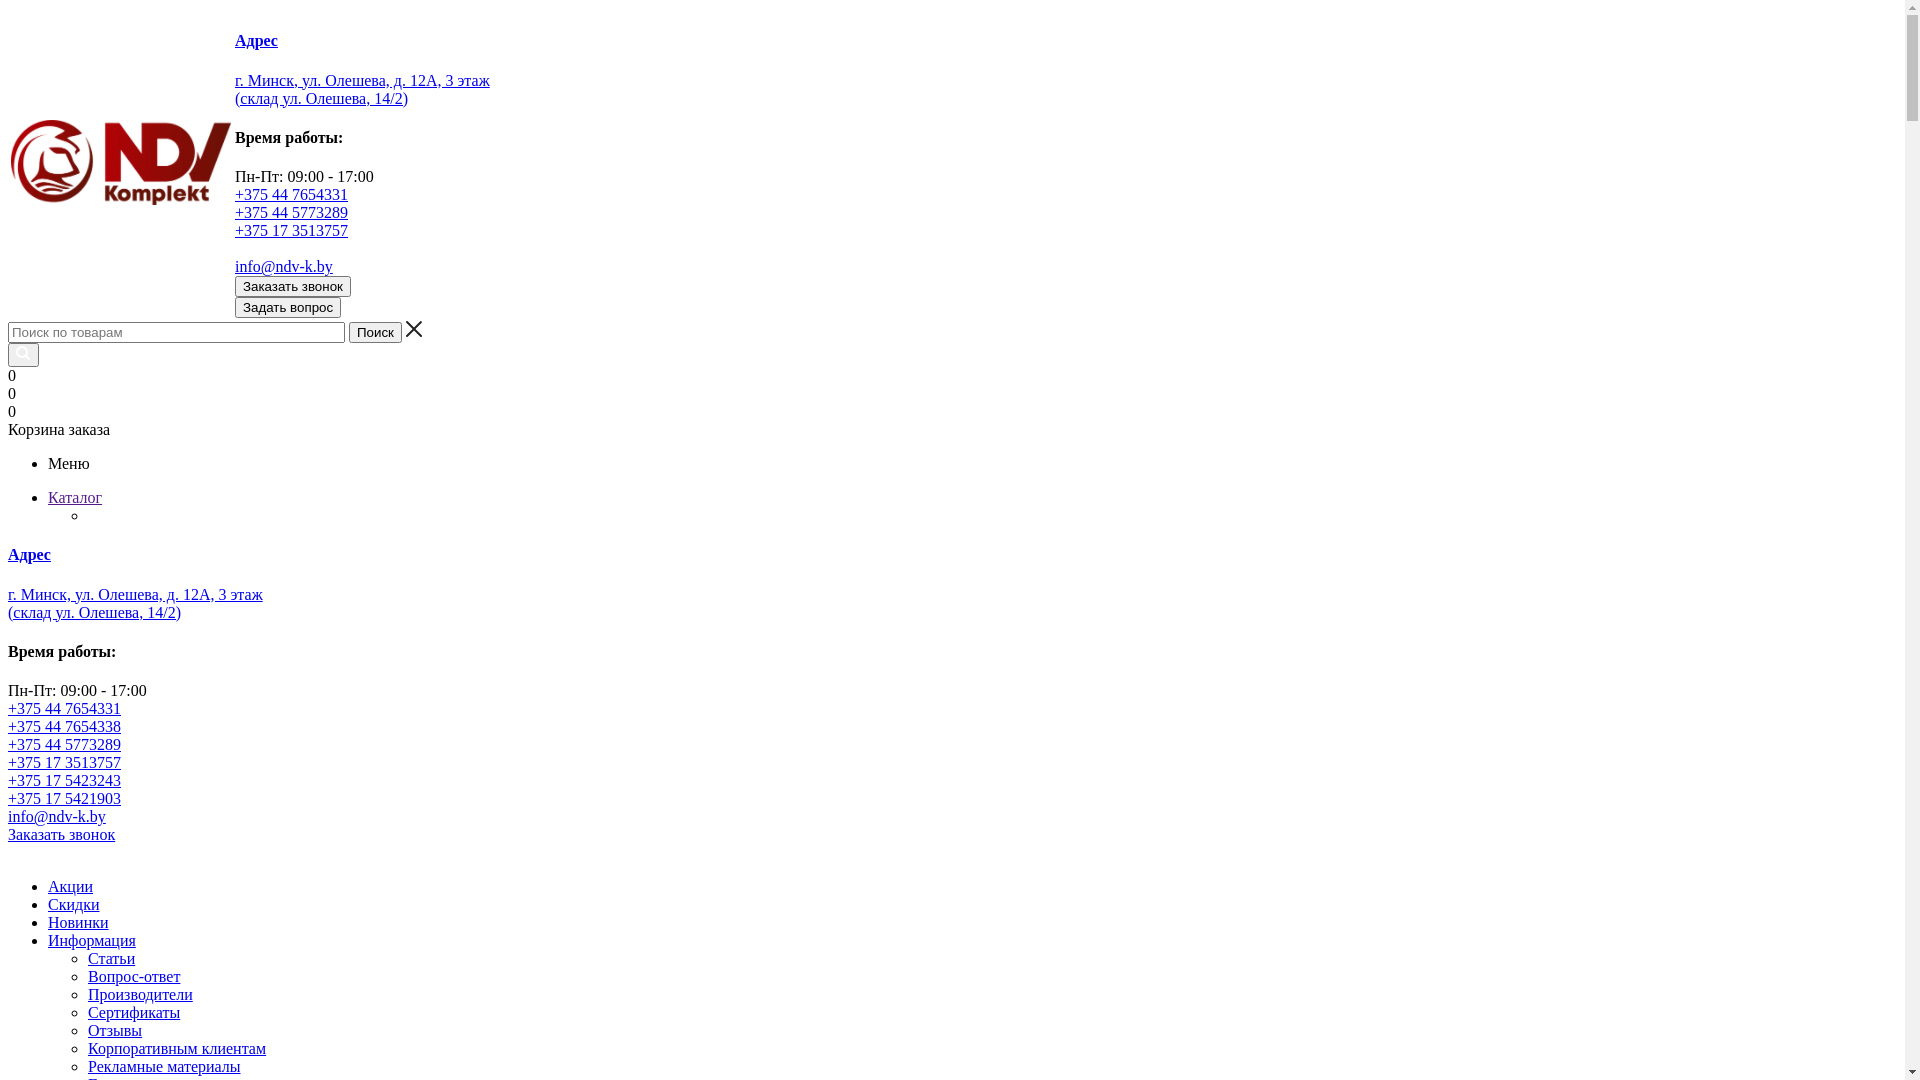  I want to click on '+375 44 7654338', so click(64, 726).